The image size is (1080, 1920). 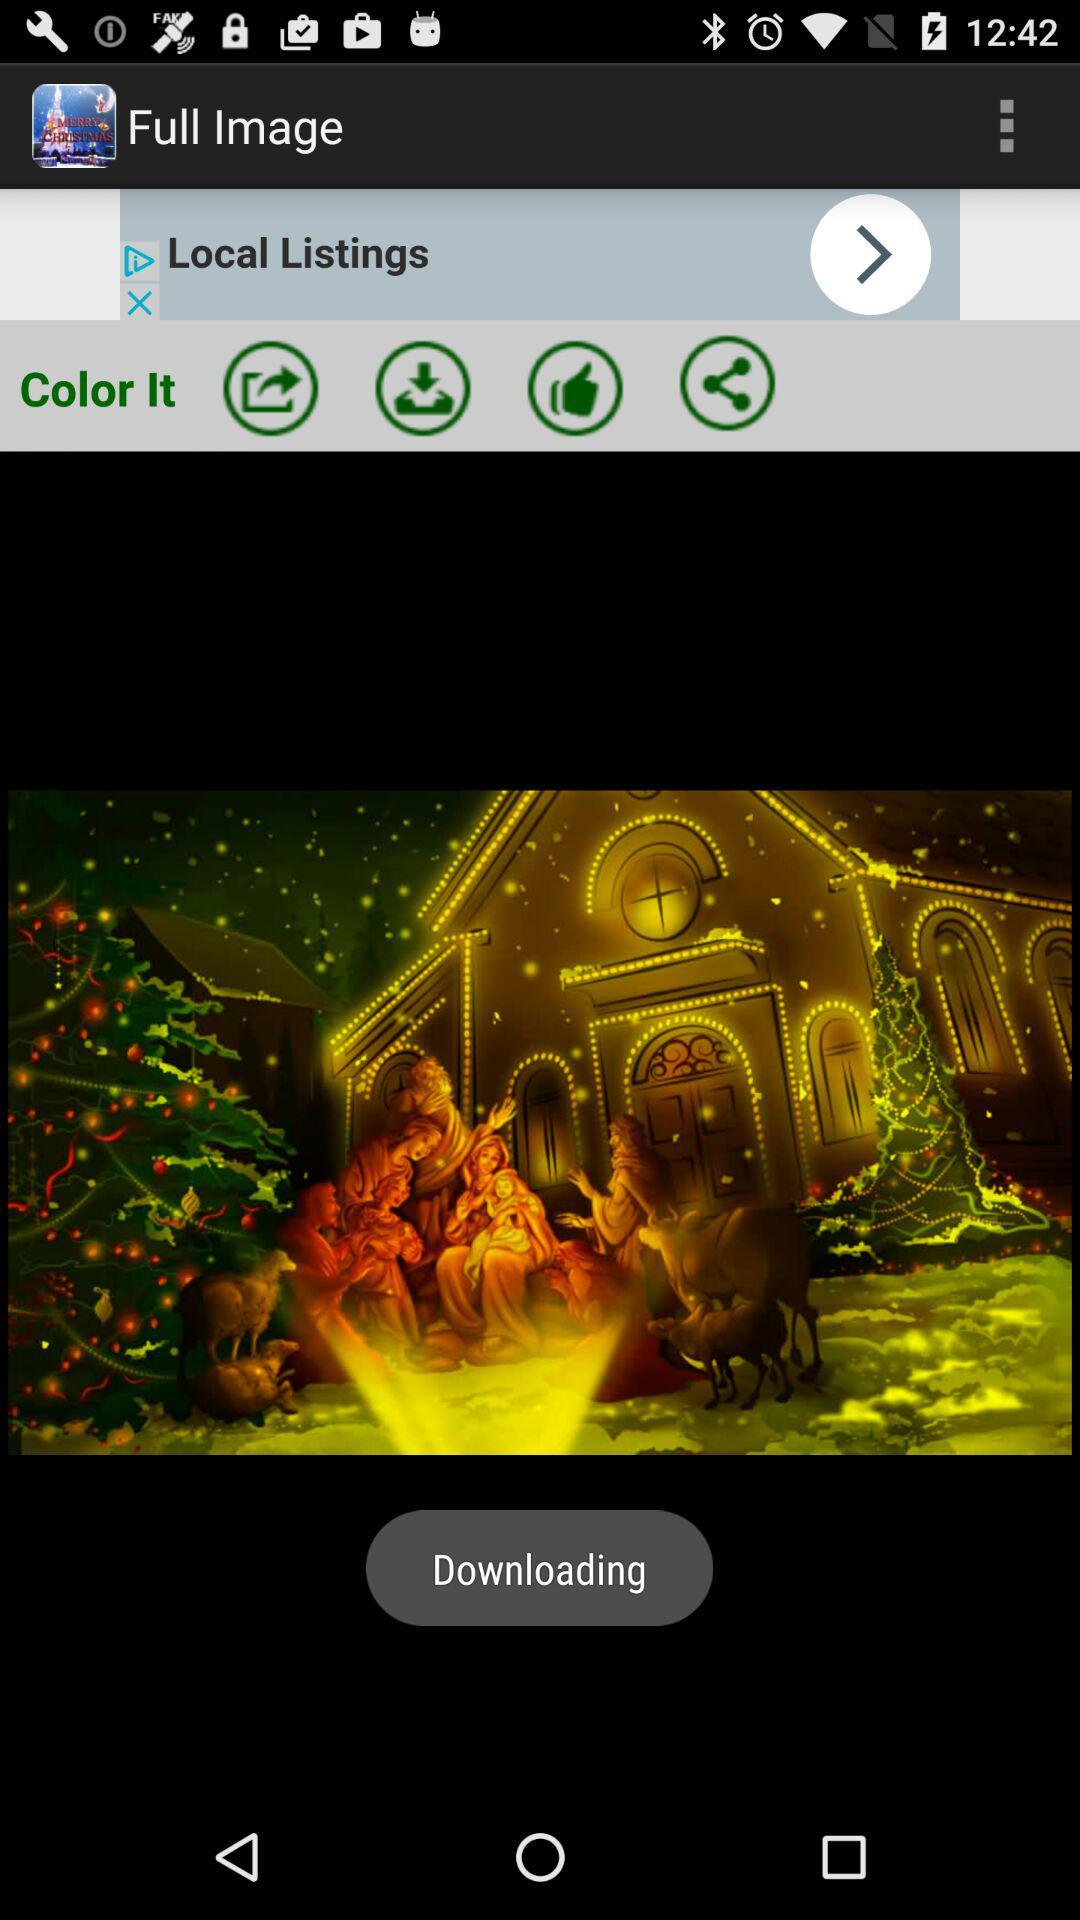 I want to click on link to advertisement, so click(x=540, y=253).